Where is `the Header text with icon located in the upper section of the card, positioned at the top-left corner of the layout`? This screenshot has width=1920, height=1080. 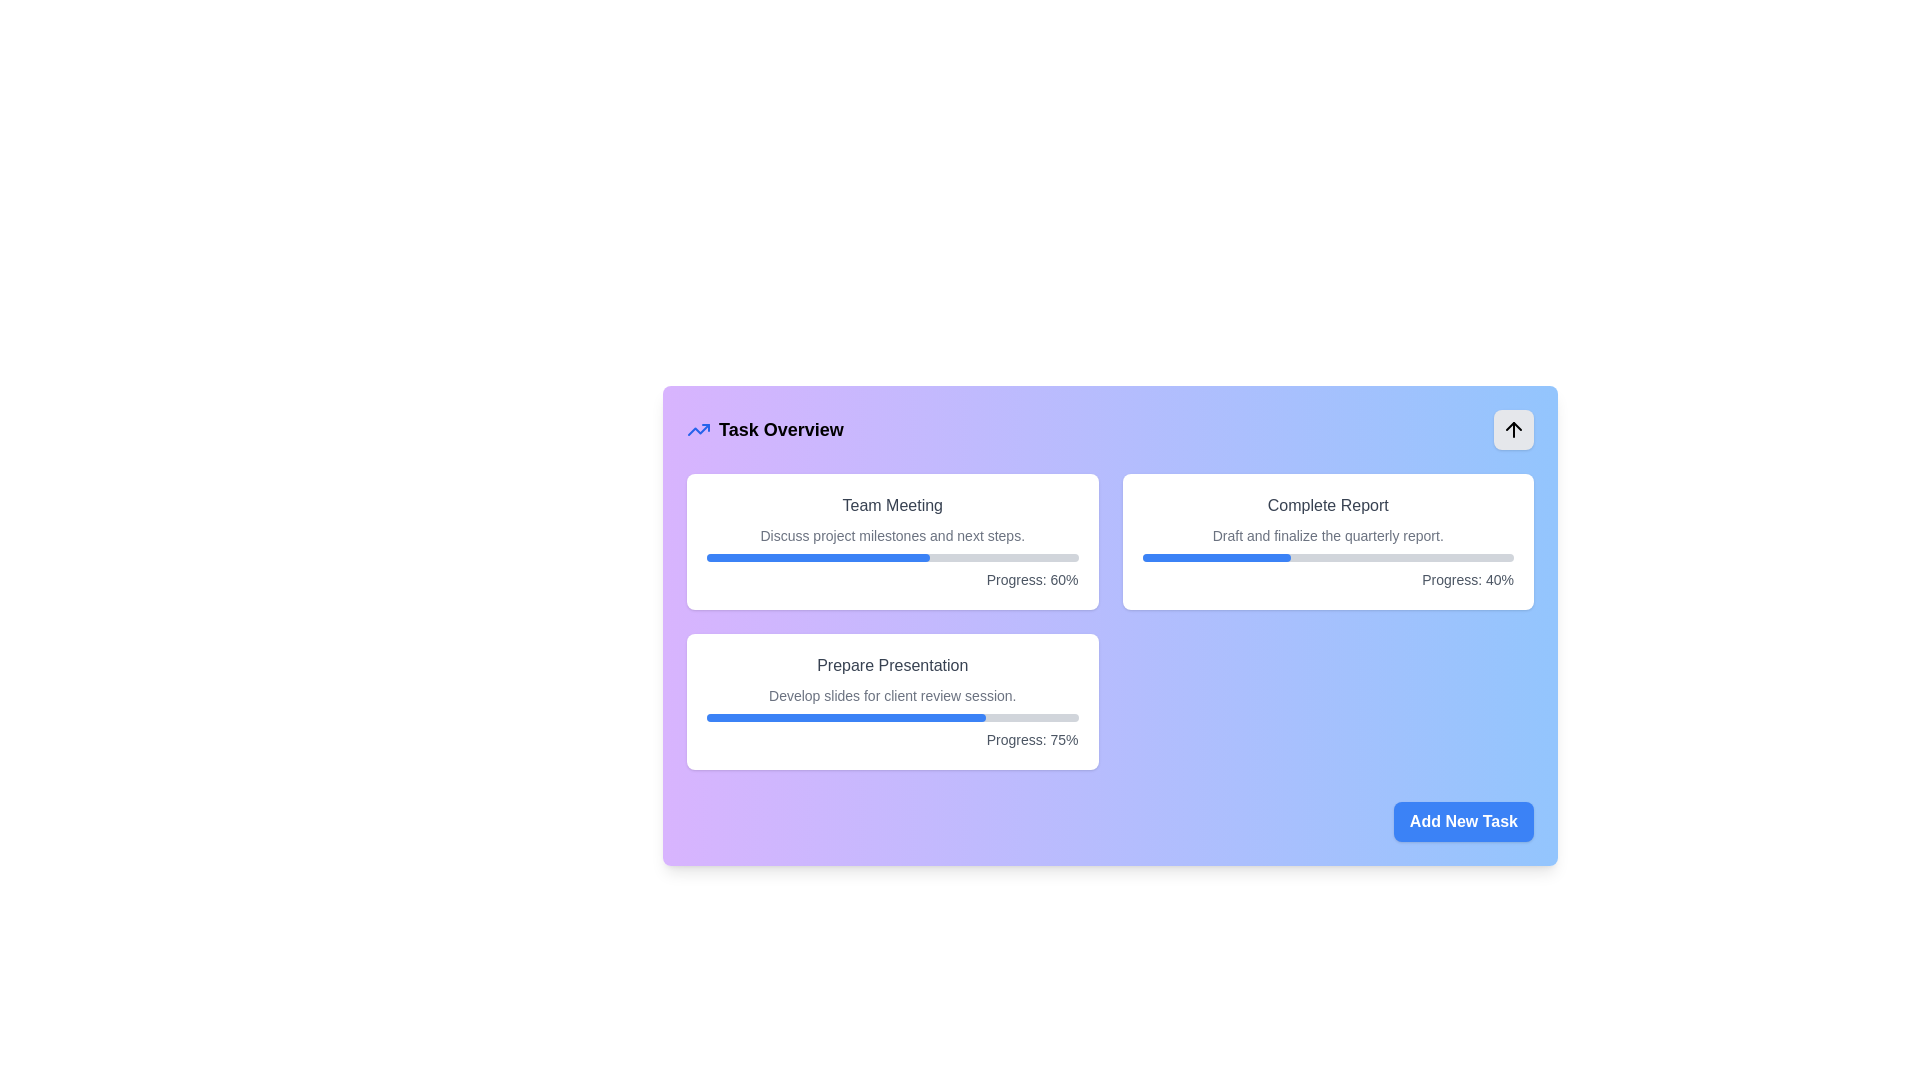
the Header text with icon located in the upper section of the card, positioned at the top-left corner of the layout is located at coordinates (764, 428).